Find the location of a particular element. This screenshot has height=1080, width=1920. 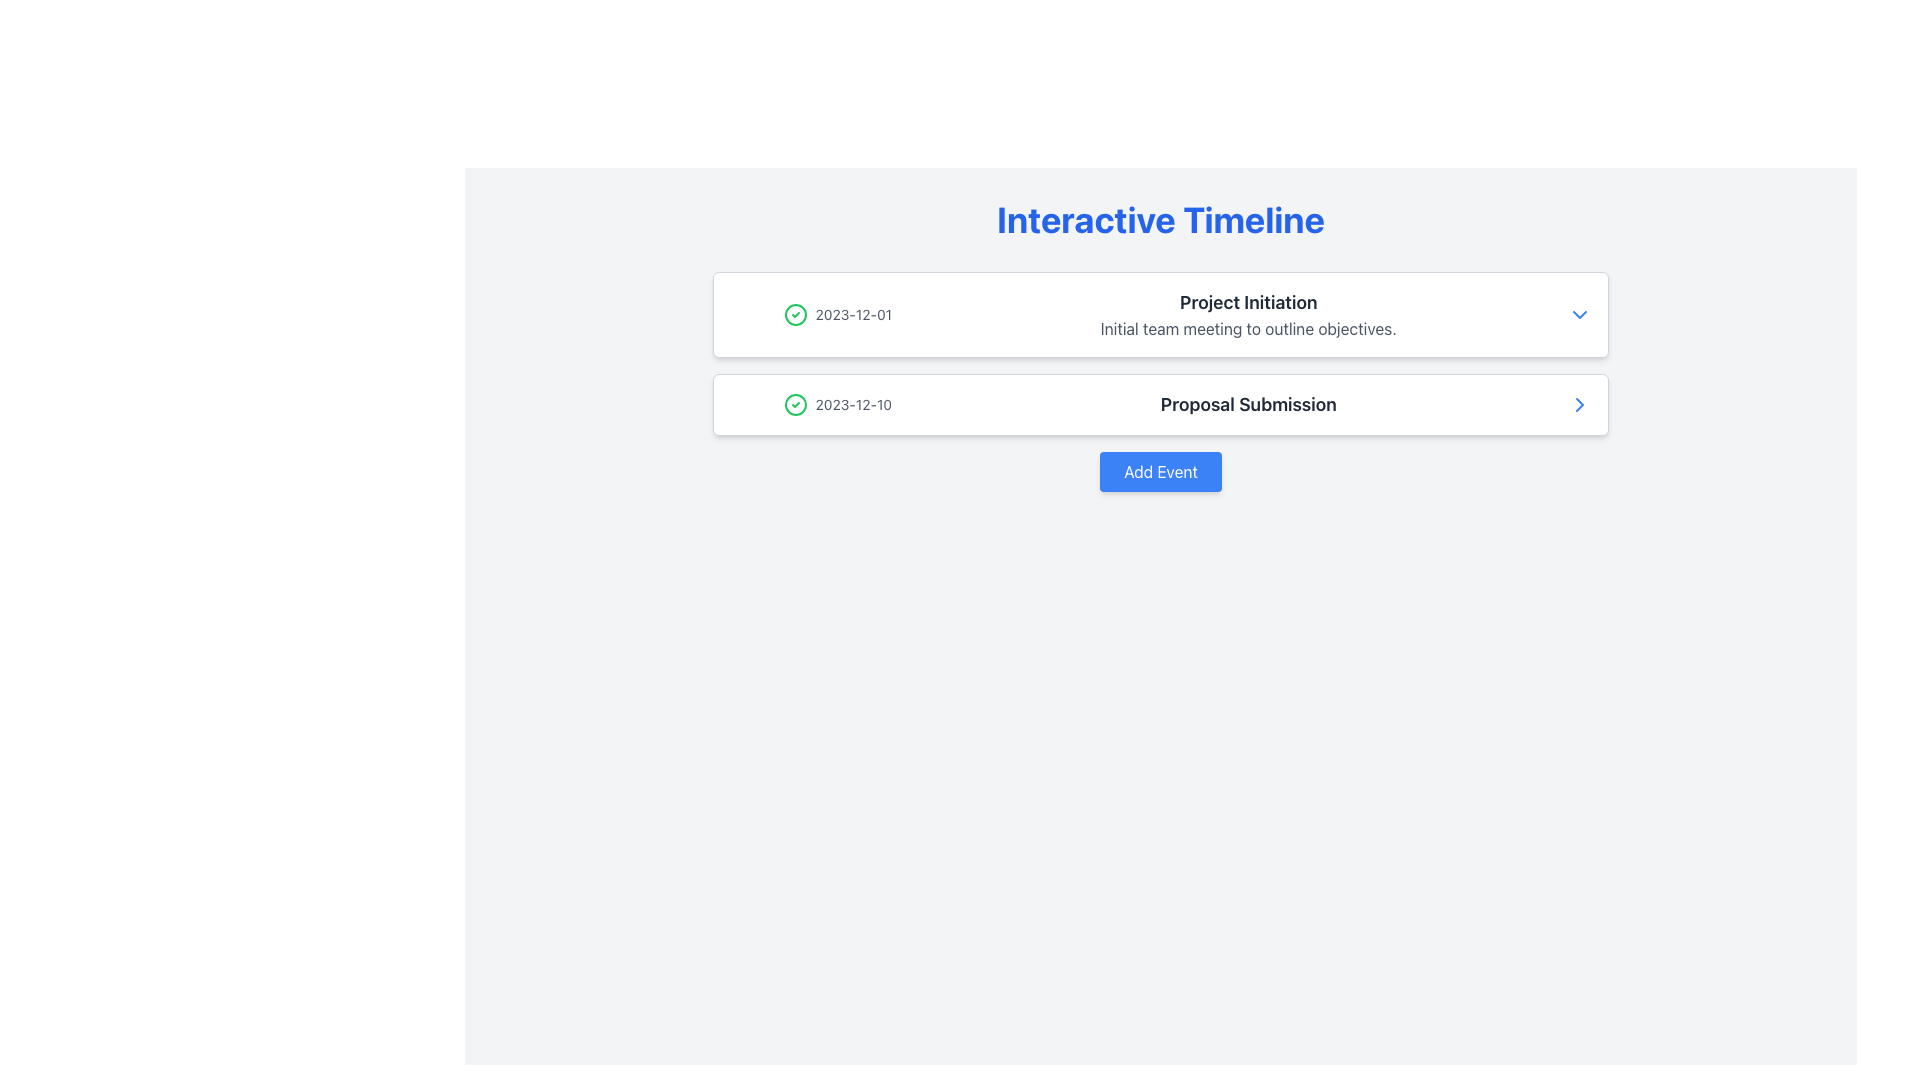

the dark arrow-shaped icon positioned on the far-right side of the 'Proposal Submission' event entry is located at coordinates (1578, 405).